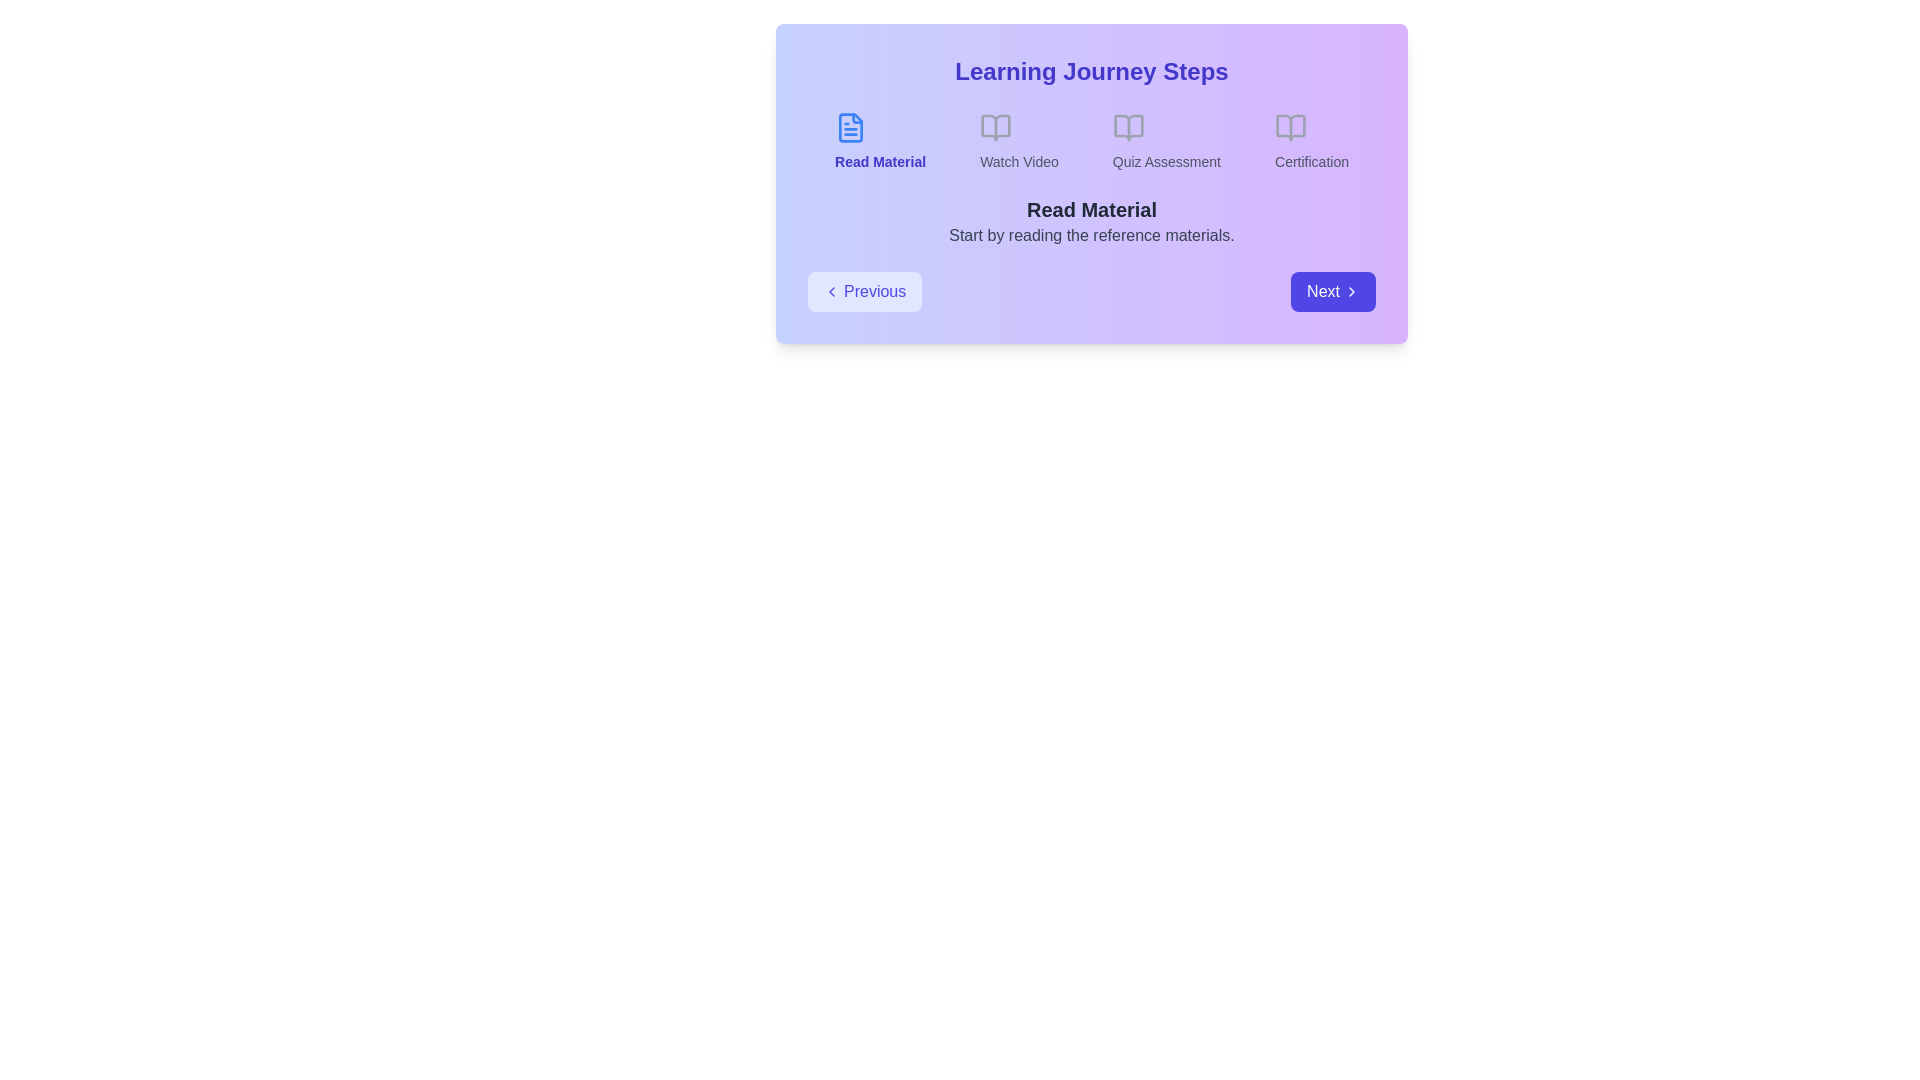 This screenshot has height=1080, width=1920. Describe the element at coordinates (1166, 161) in the screenshot. I see `the text label displaying 'Quiz Assessment' which is centered below an icon of an open book` at that location.